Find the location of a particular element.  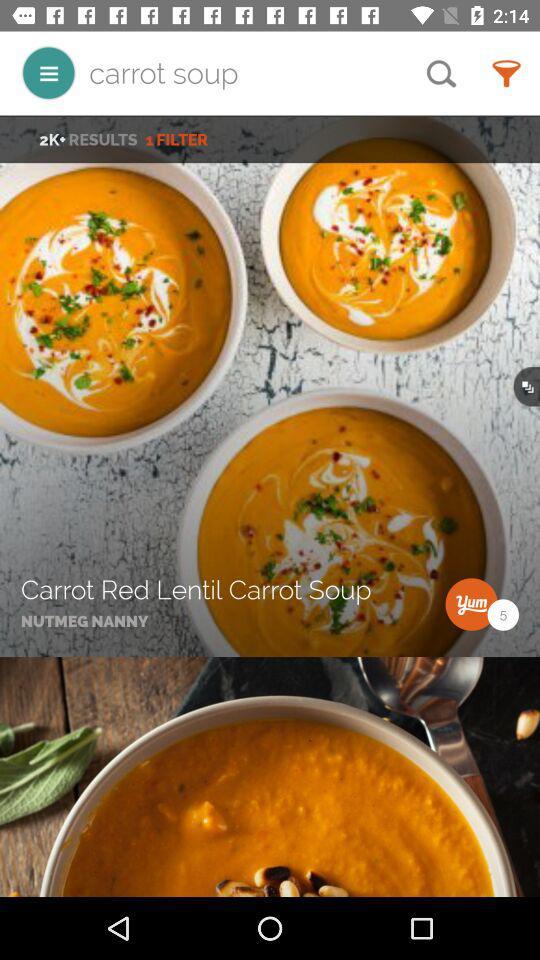

menu is located at coordinates (48, 73).